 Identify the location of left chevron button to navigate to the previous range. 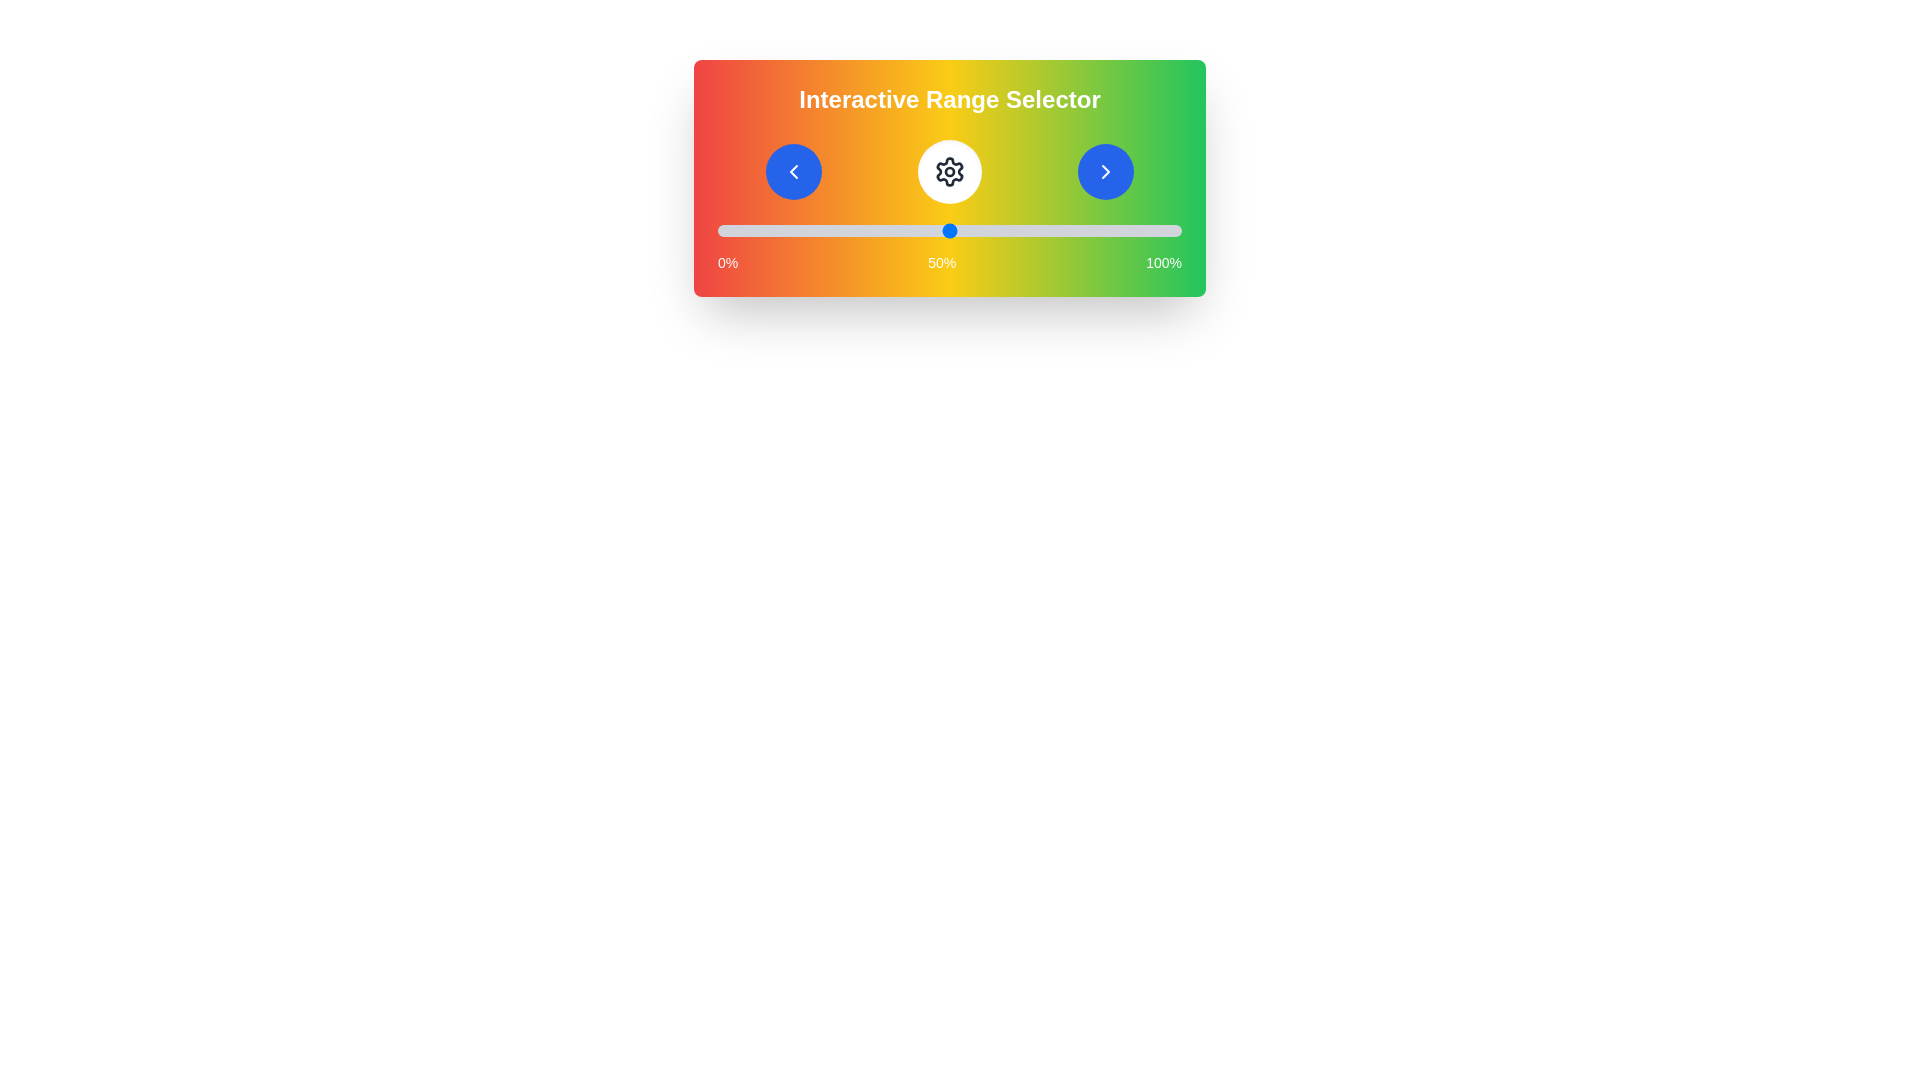
(792, 171).